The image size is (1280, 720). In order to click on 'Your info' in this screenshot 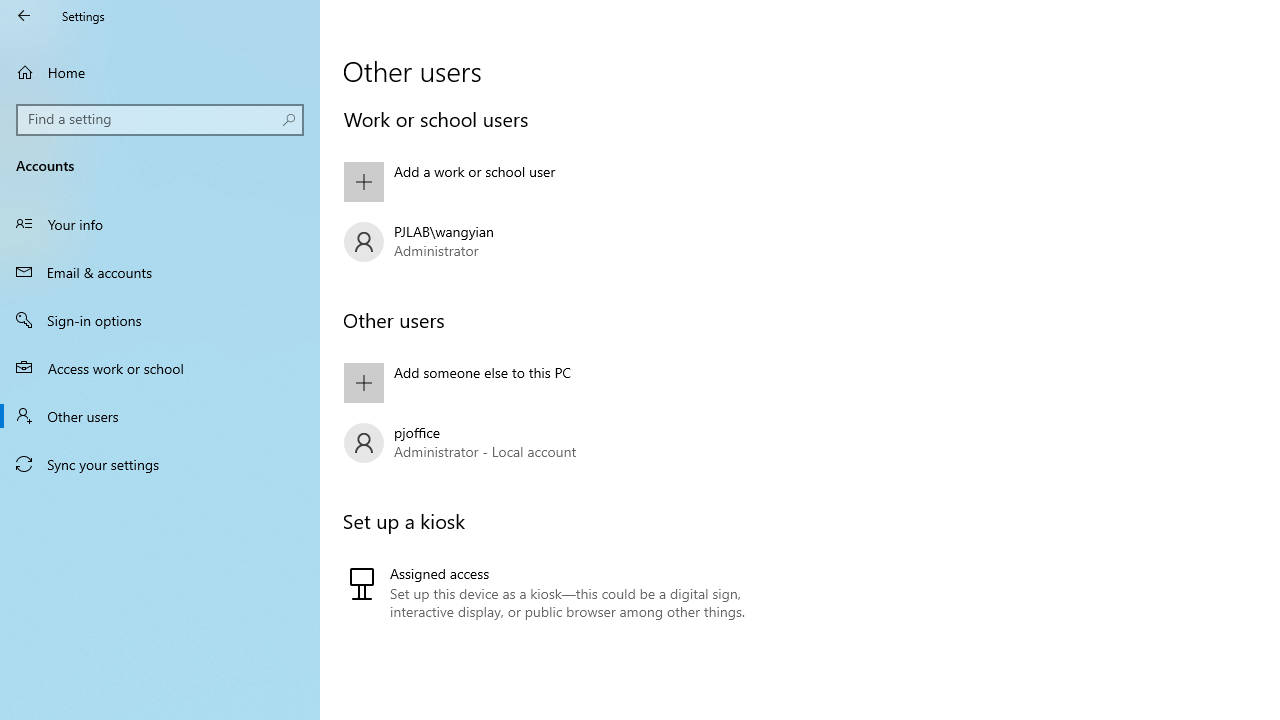, I will do `click(160, 223)`.